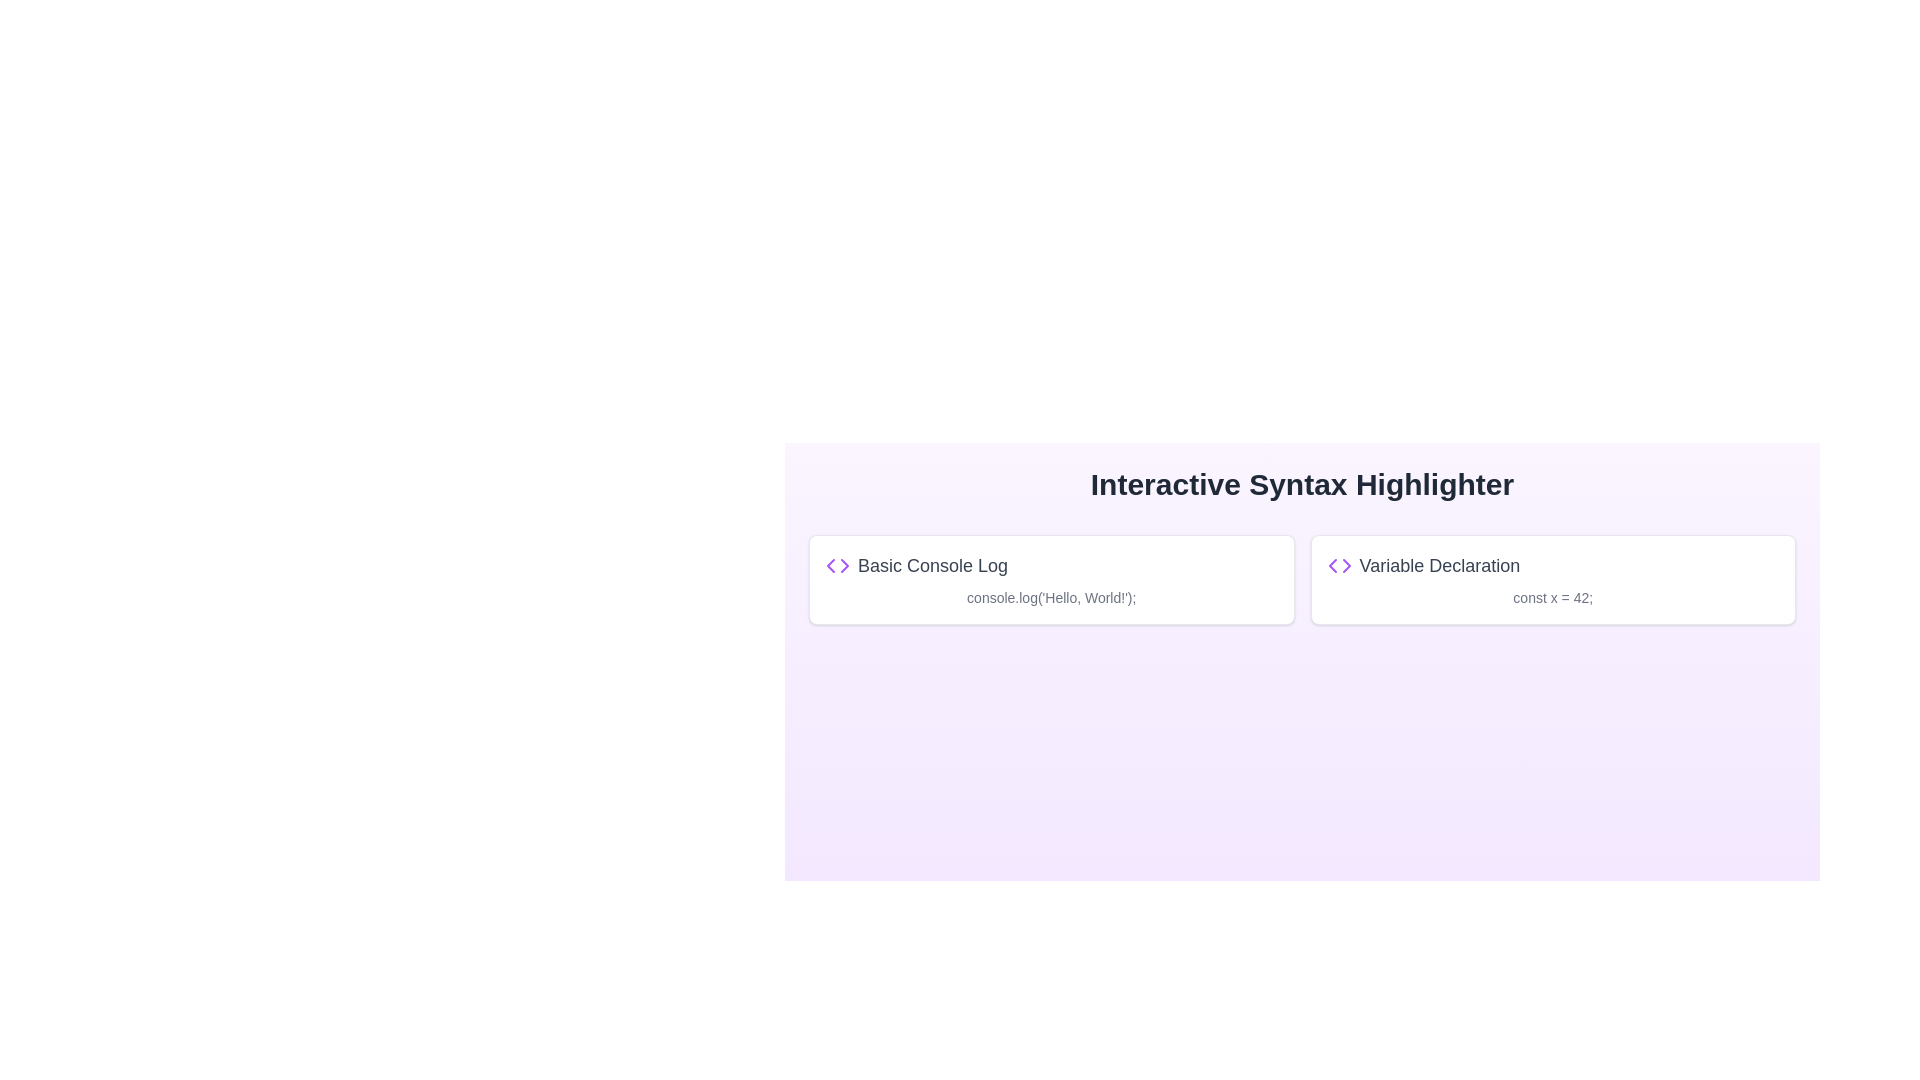 Image resolution: width=1920 pixels, height=1080 pixels. I want to click on right arrowhead icon, which indicates movement or navigation, by interacting with it, so click(1346, 566).